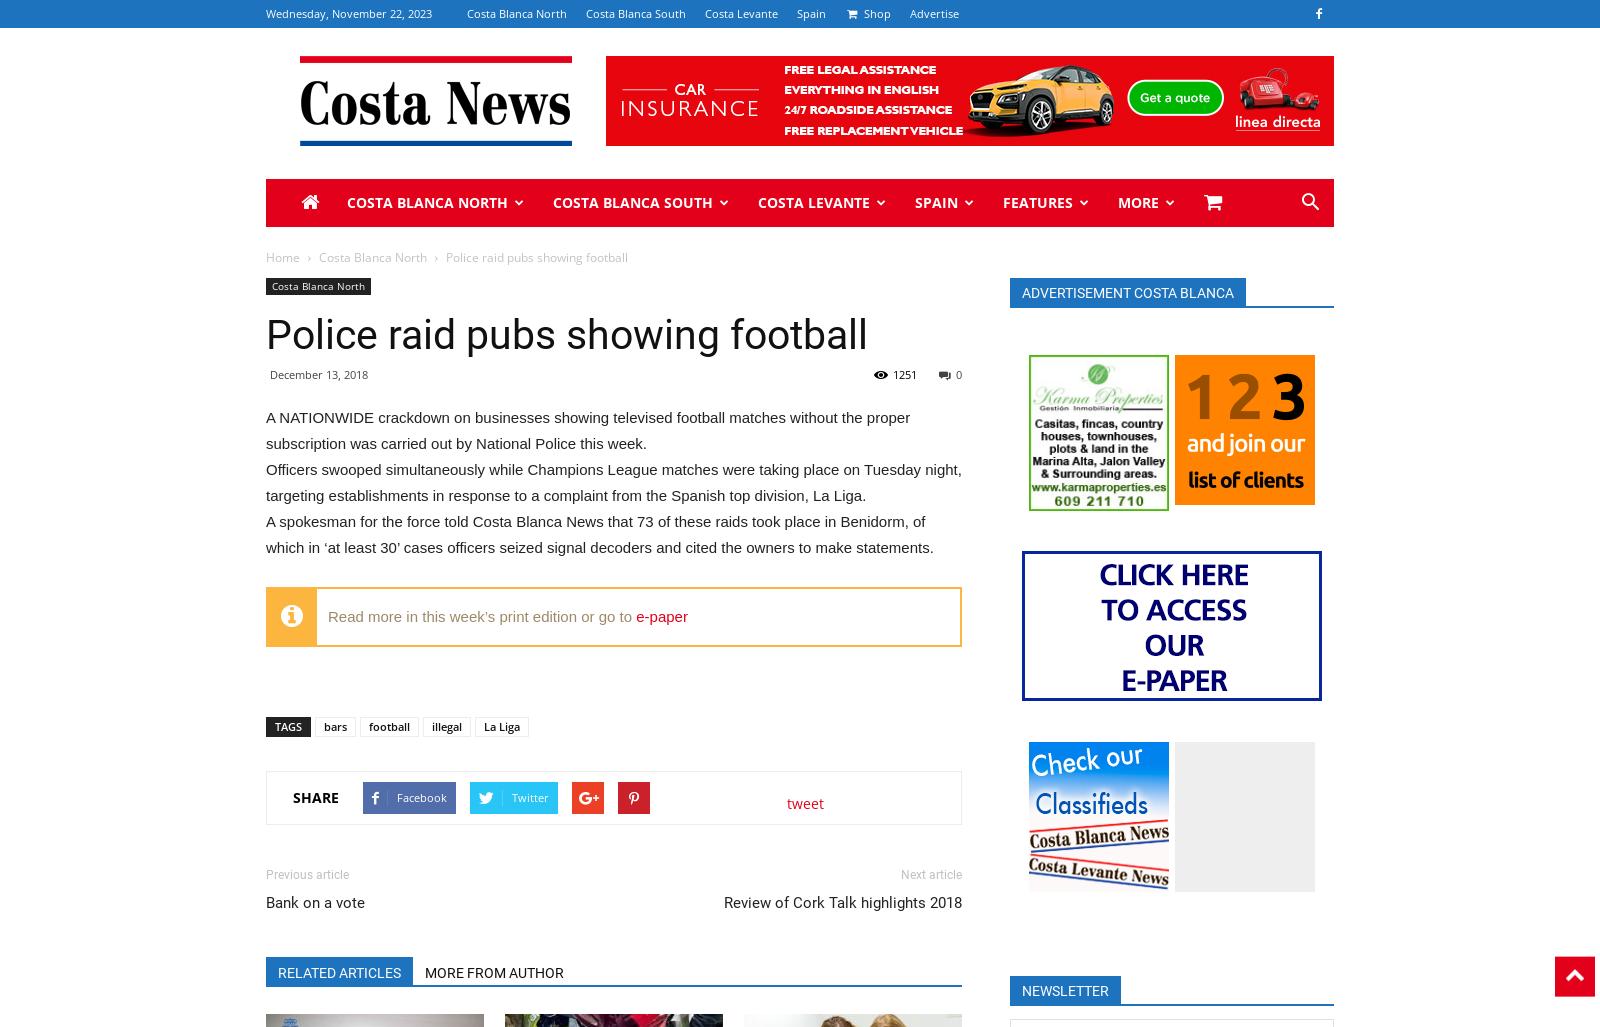 The width and height of the screenshot is (1600, 1027). I want to click on 'MORE FROM AUTHOR', so click(493, 970).